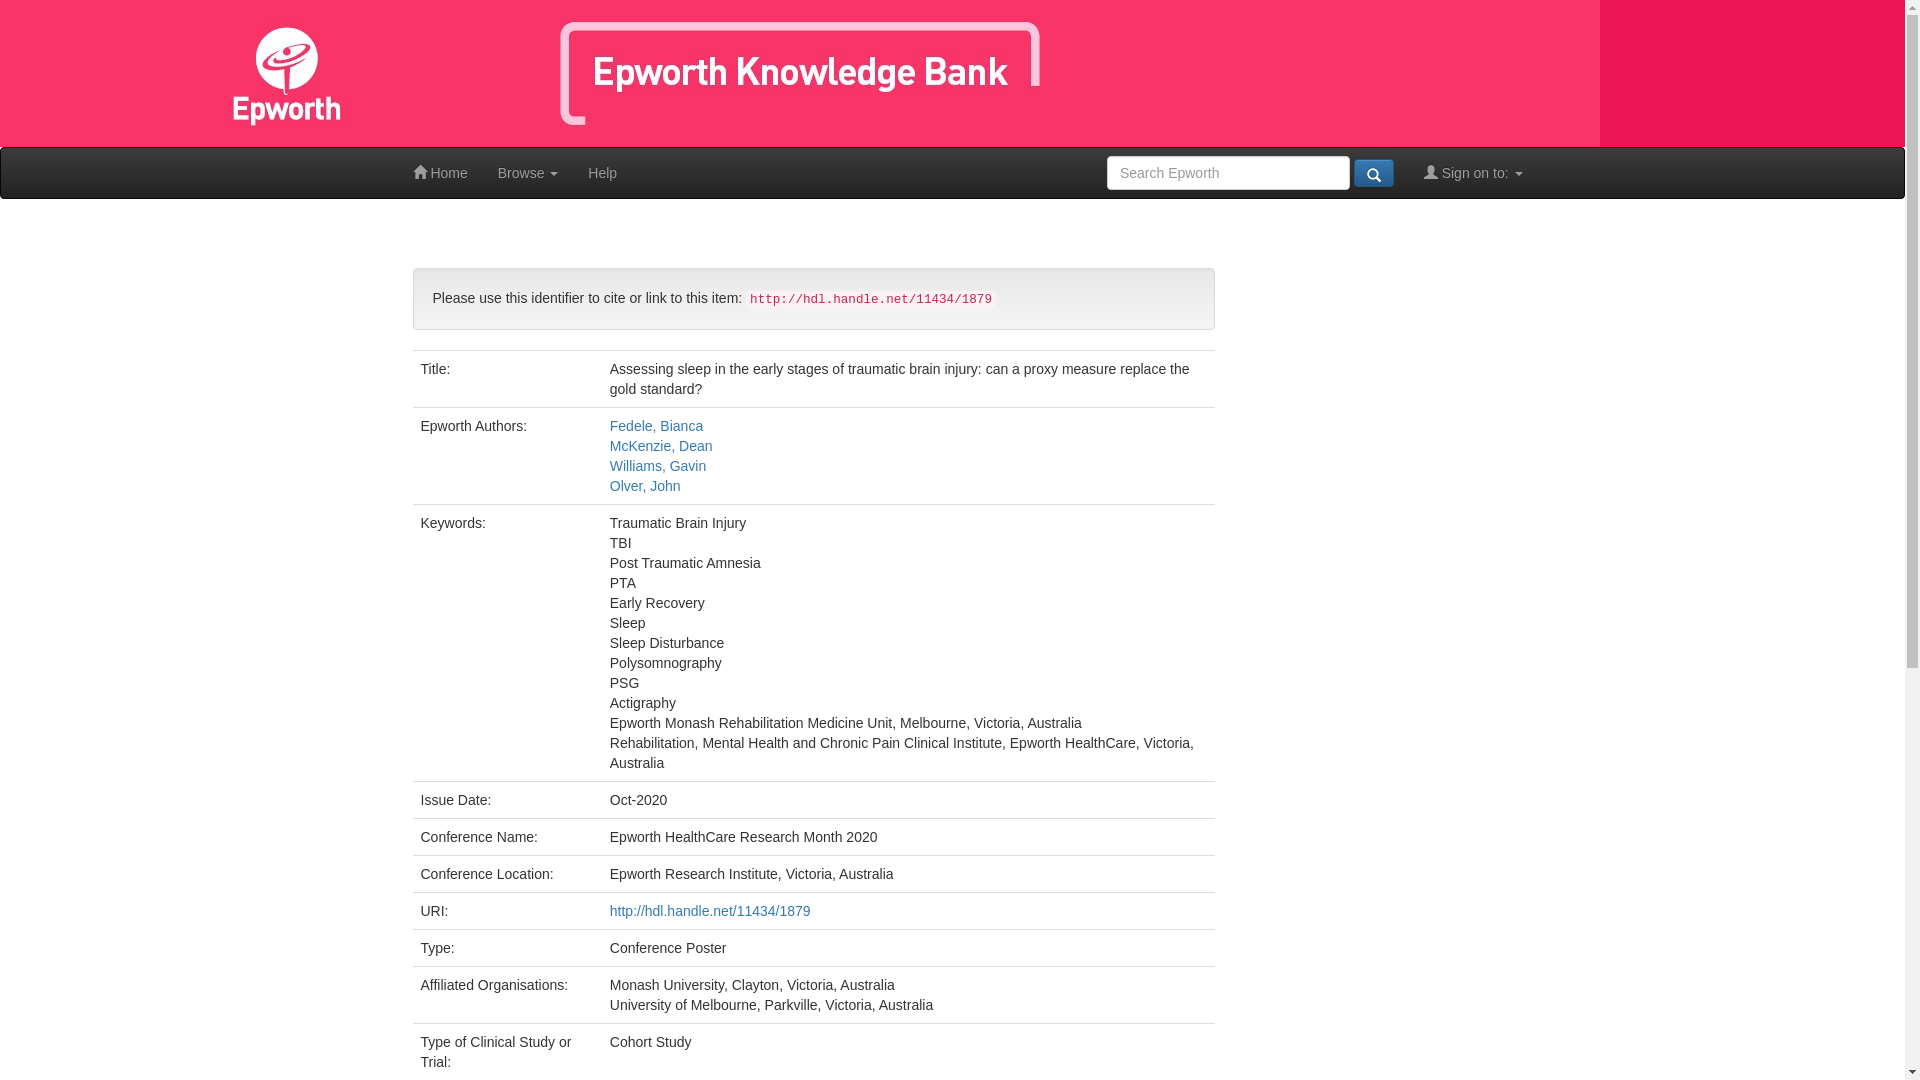 The image size is (1920, 1080). What do you see at coordinates (528, 172) in the screenshot?
I see `'Browse'` at bounding box center [528, 172].